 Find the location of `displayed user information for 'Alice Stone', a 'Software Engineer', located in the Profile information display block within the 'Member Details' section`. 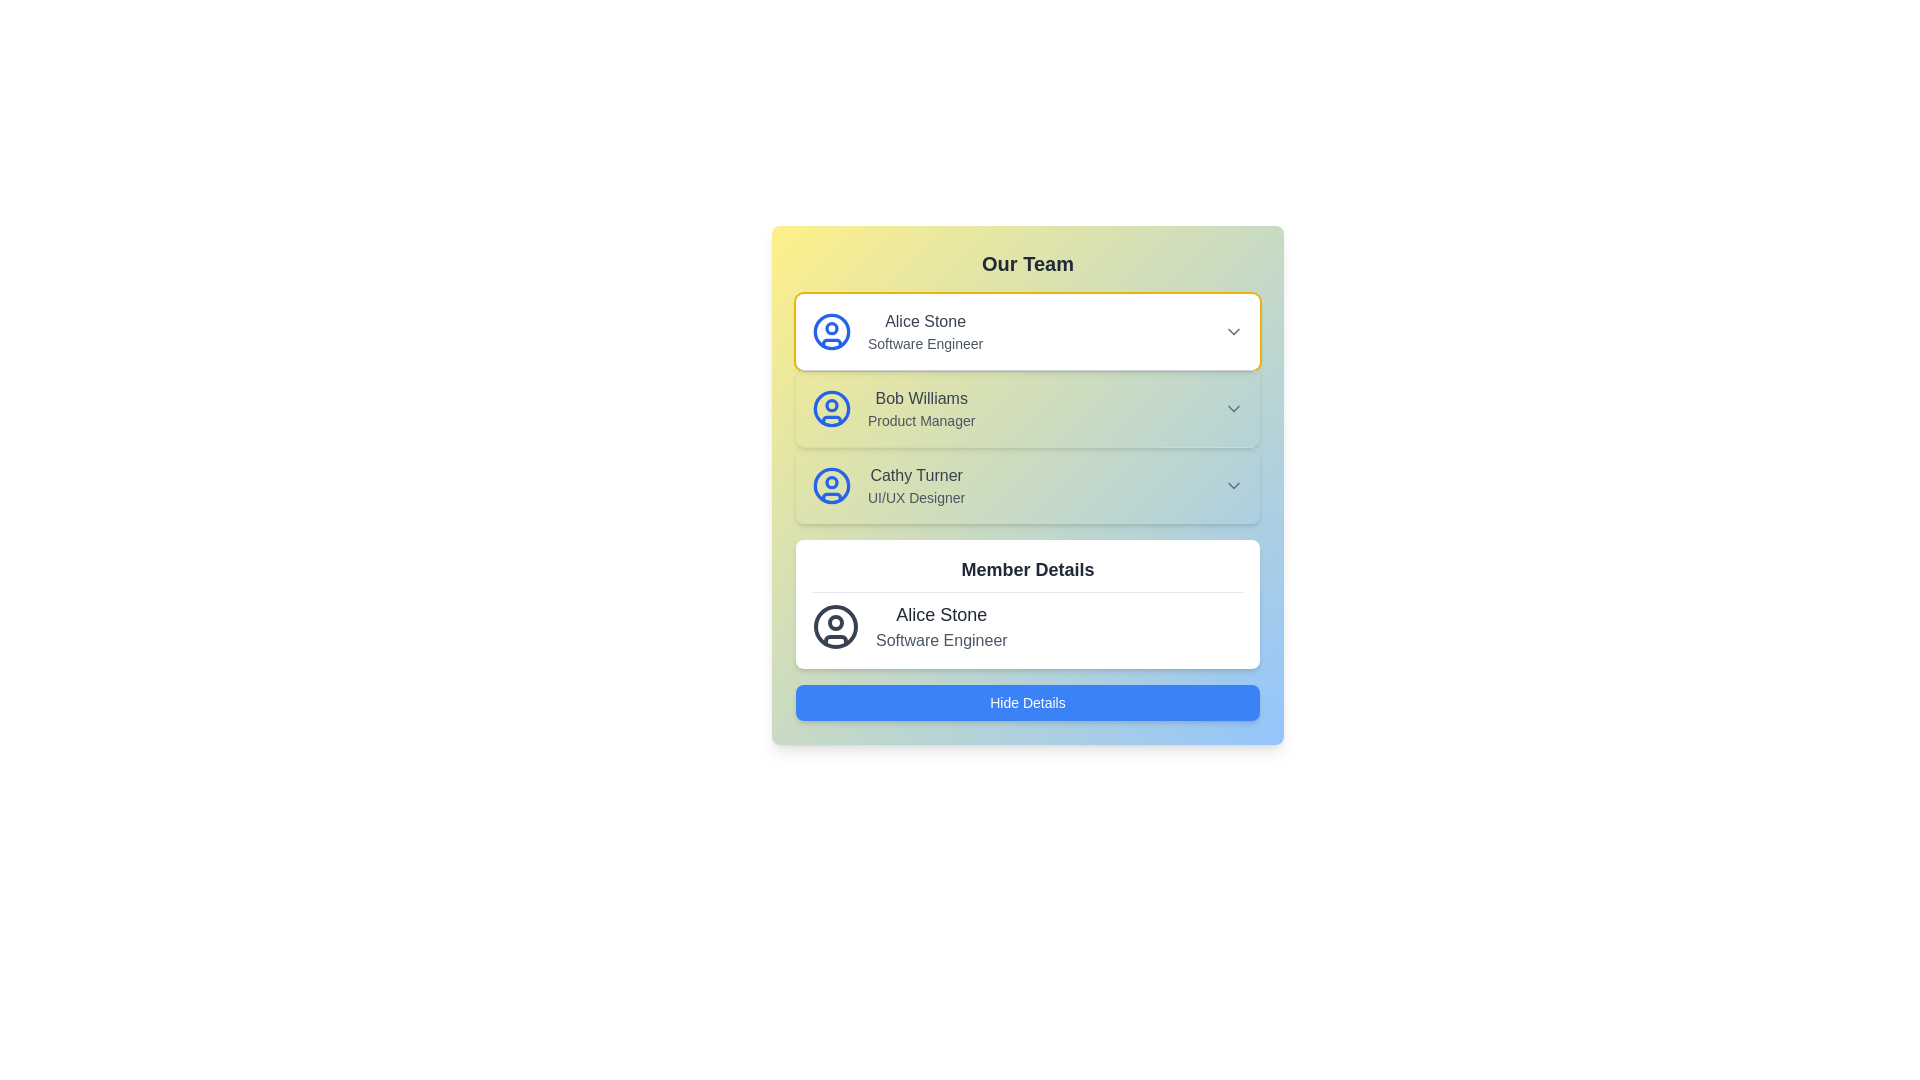

displayed user information for 'Alice Stone', a 'Software Engineer', located in the Profile information display block within the 'Member Details' section is located at coordinates (1027, 626).